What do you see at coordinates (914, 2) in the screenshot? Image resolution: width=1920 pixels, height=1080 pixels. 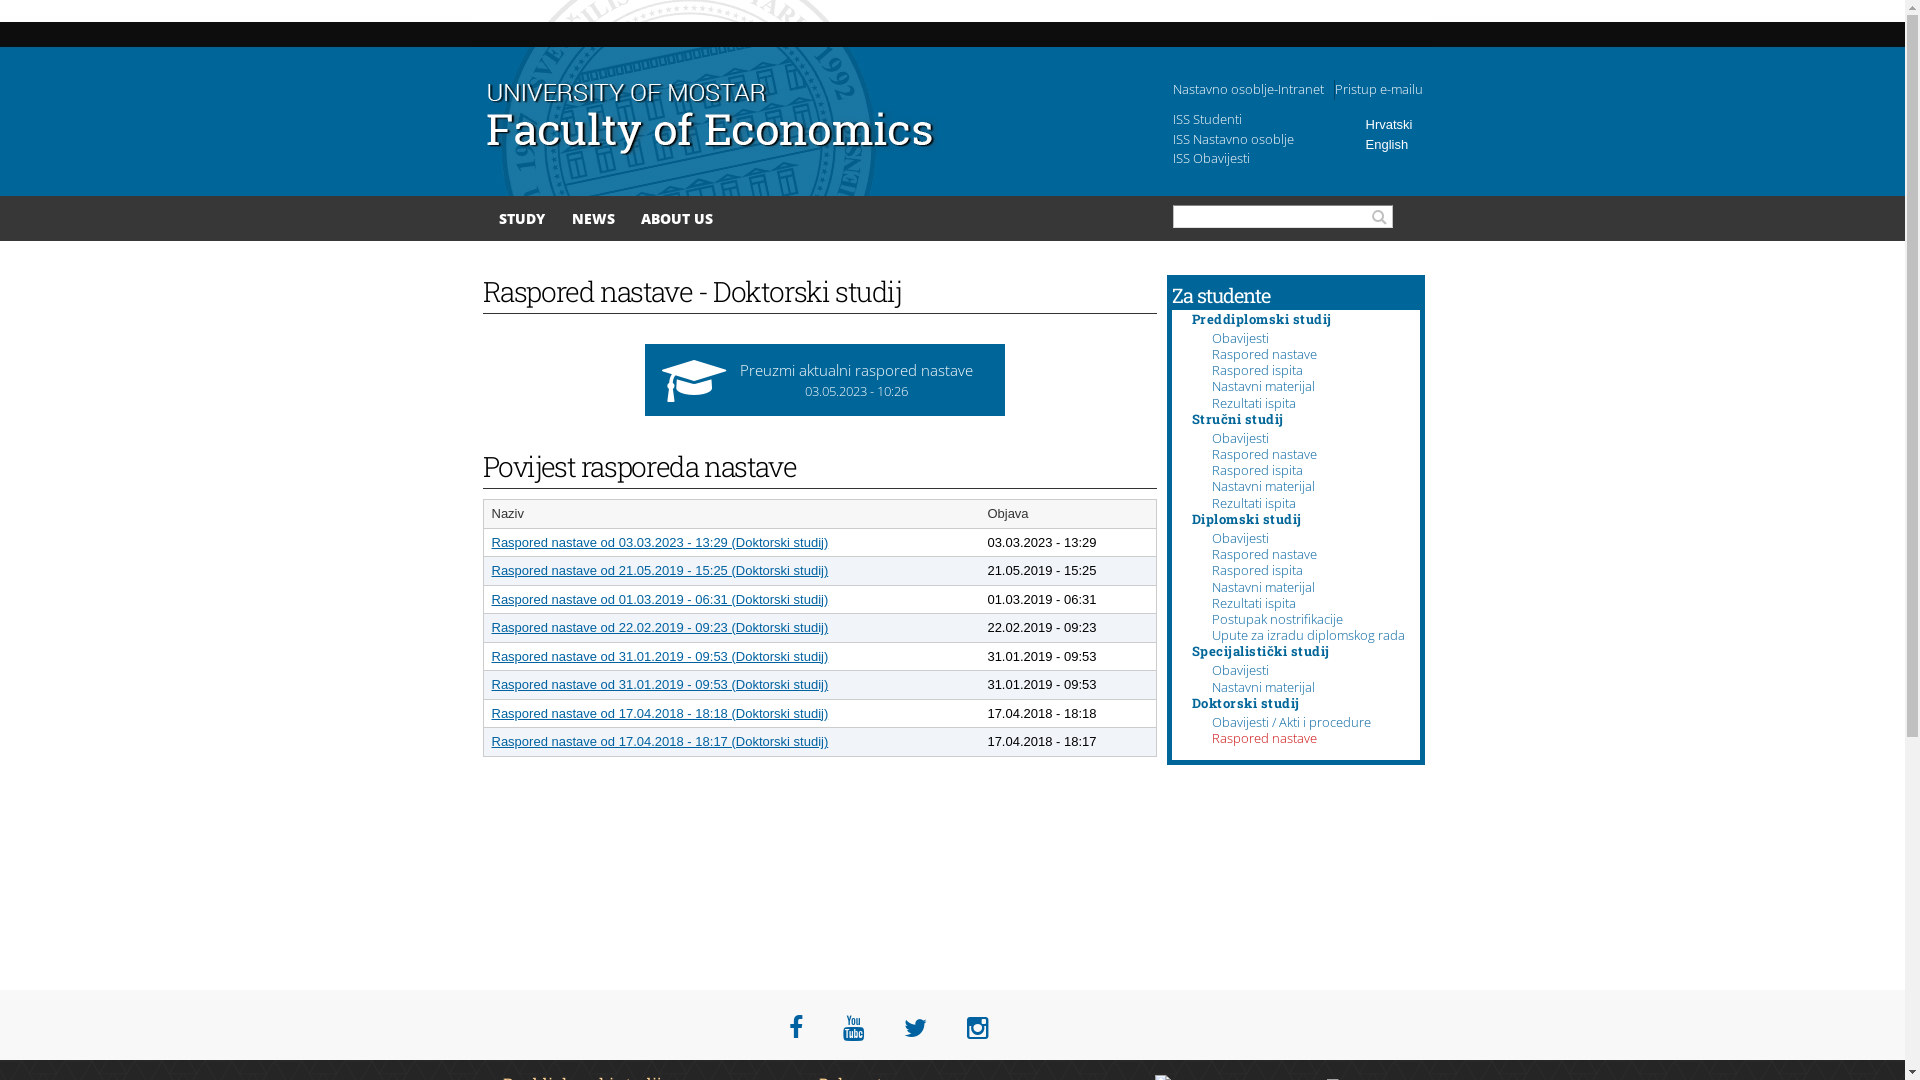 I see `'Skip to main content'` at bounding box center [914, 2].